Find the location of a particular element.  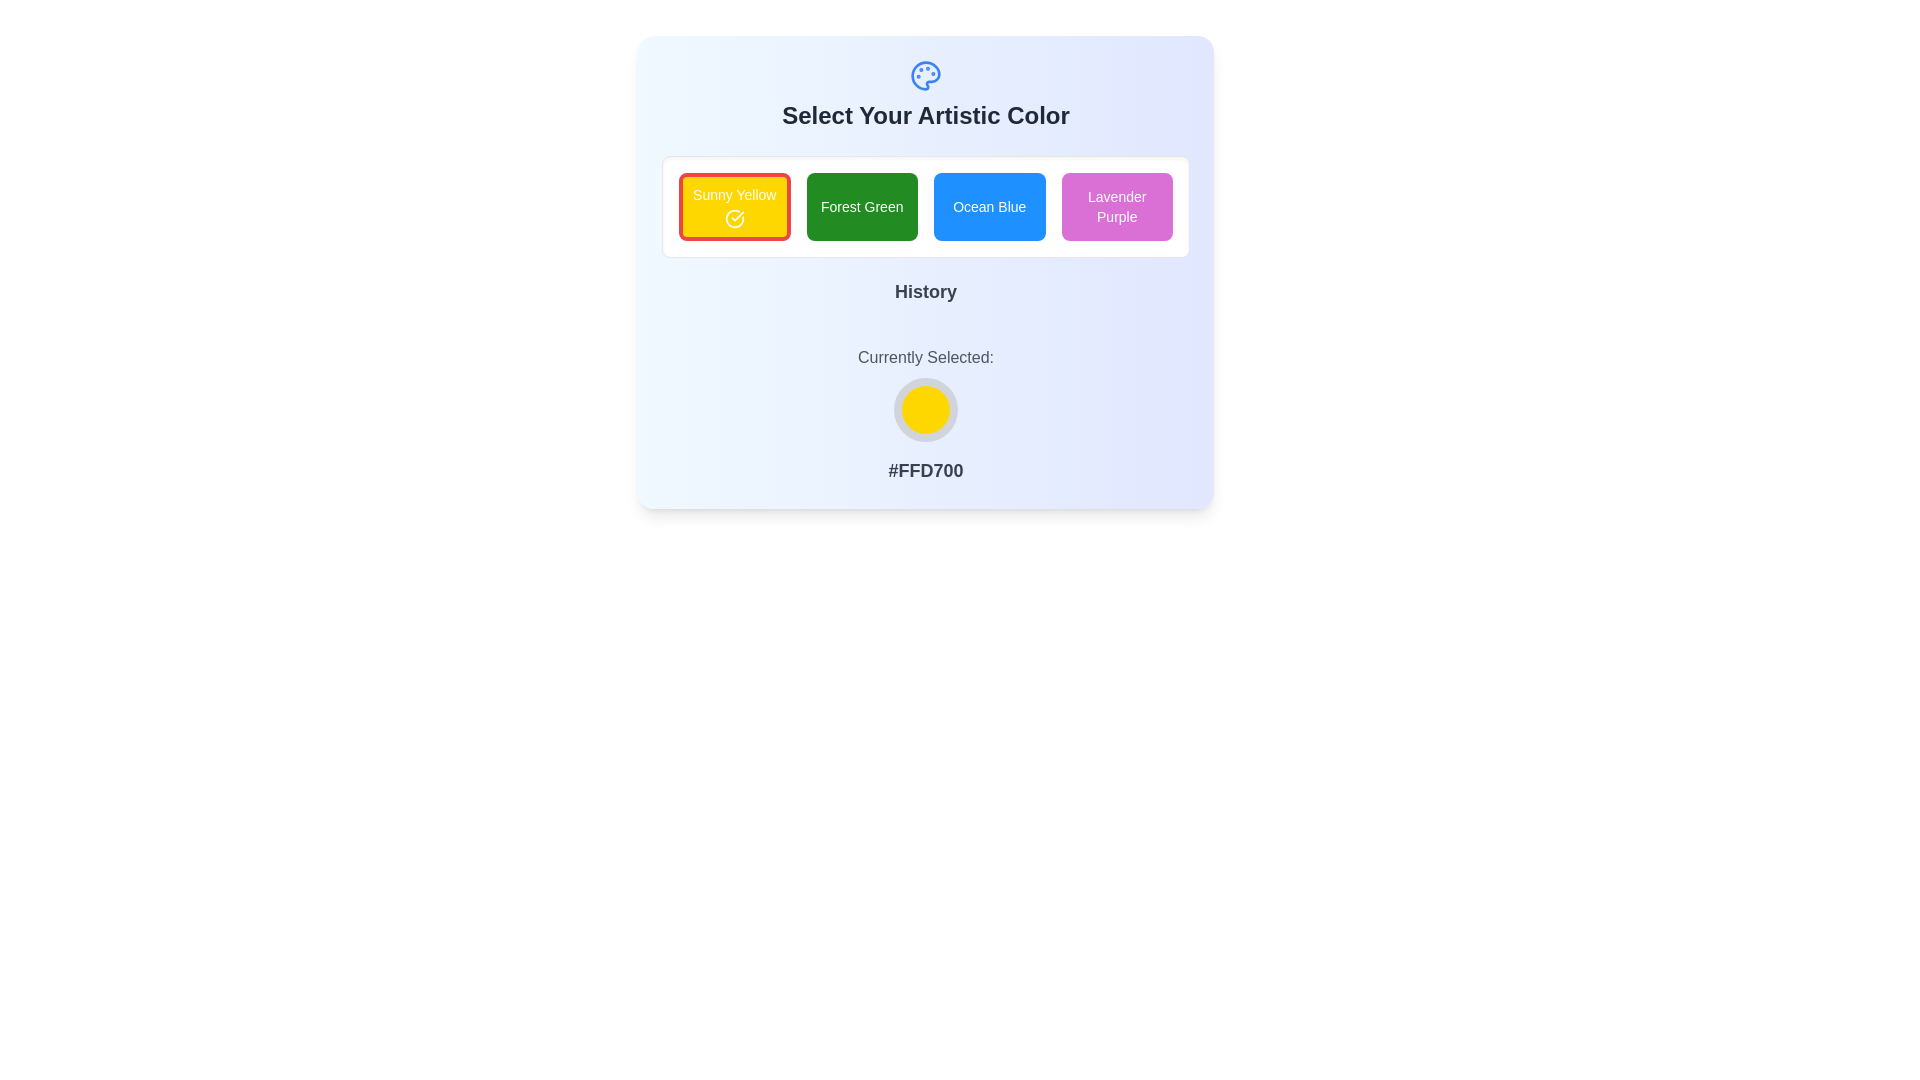

the small circular icon with a checkmark inside, which is centrally placed within the vibrant yellow button labeled 'Sunny Yellow' is located at coordinates (733, 219).